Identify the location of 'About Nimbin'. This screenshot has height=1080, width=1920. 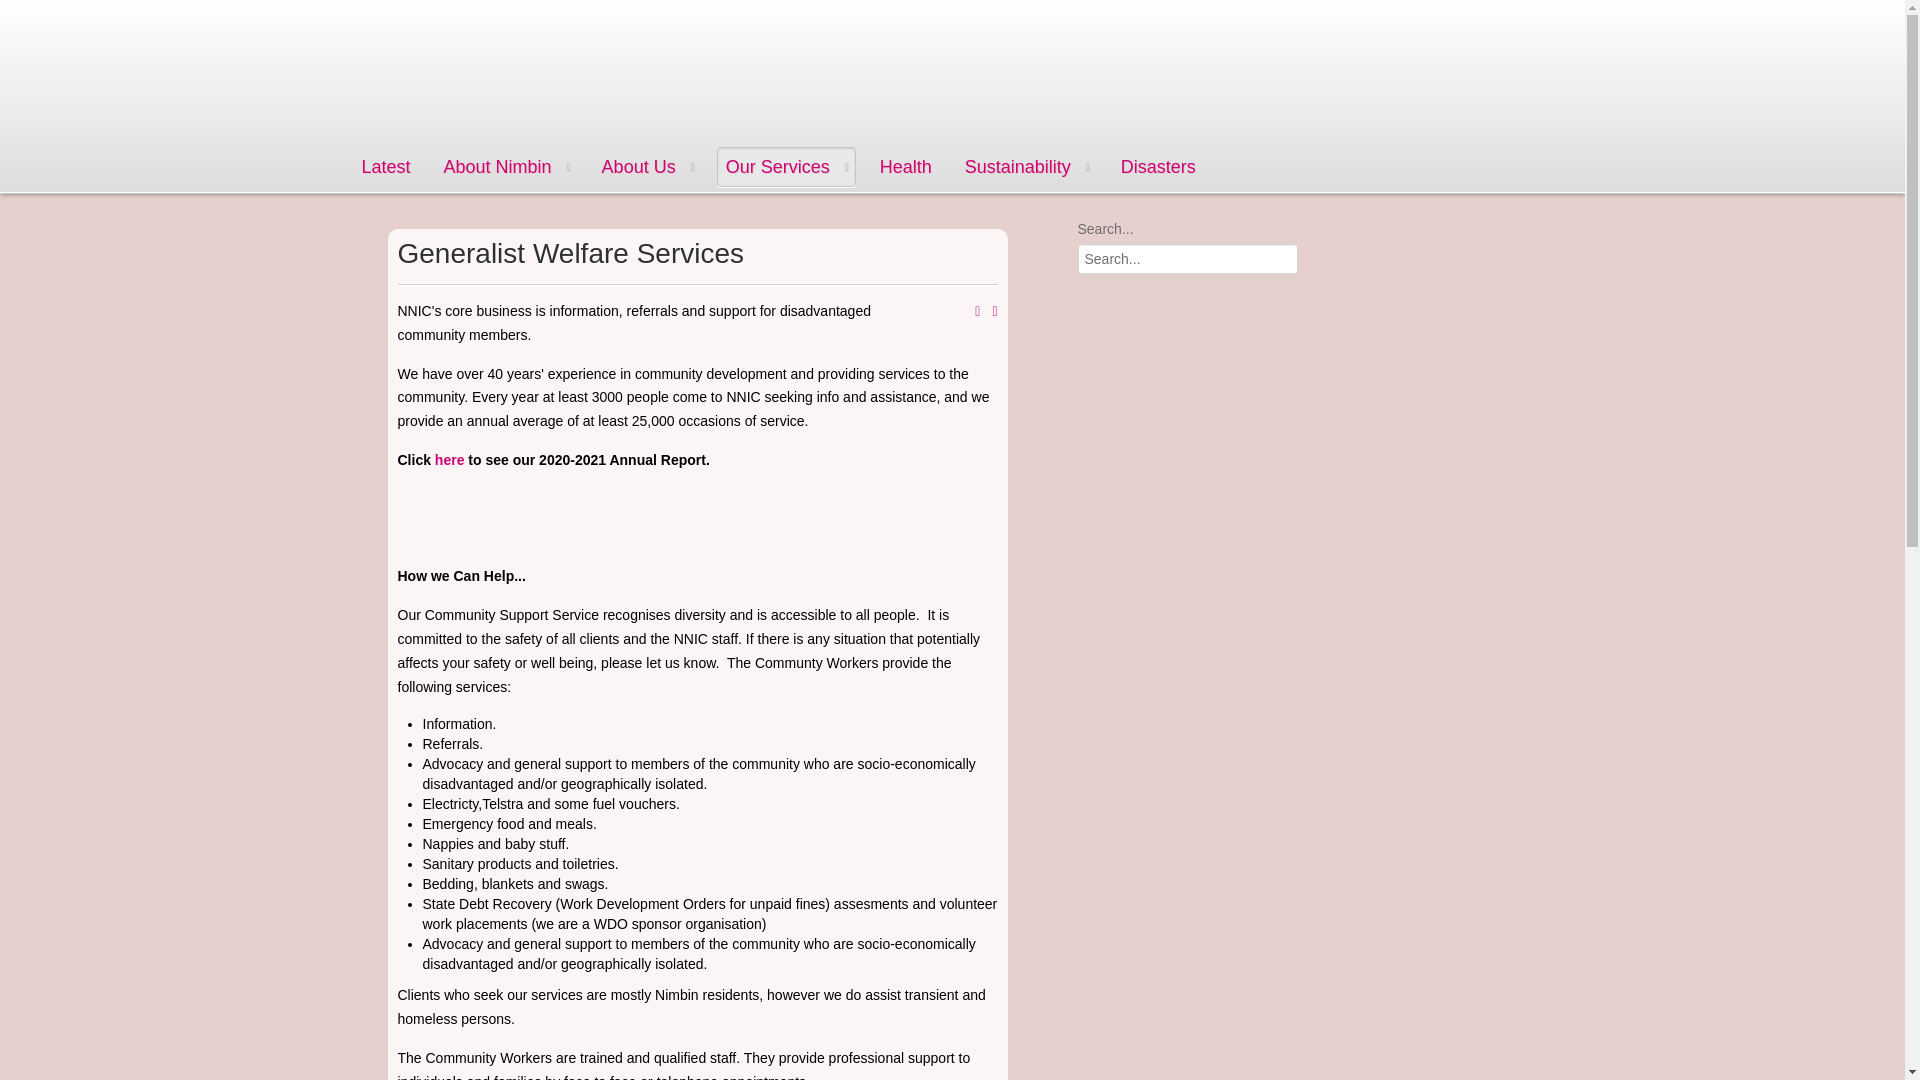
(506, 165).